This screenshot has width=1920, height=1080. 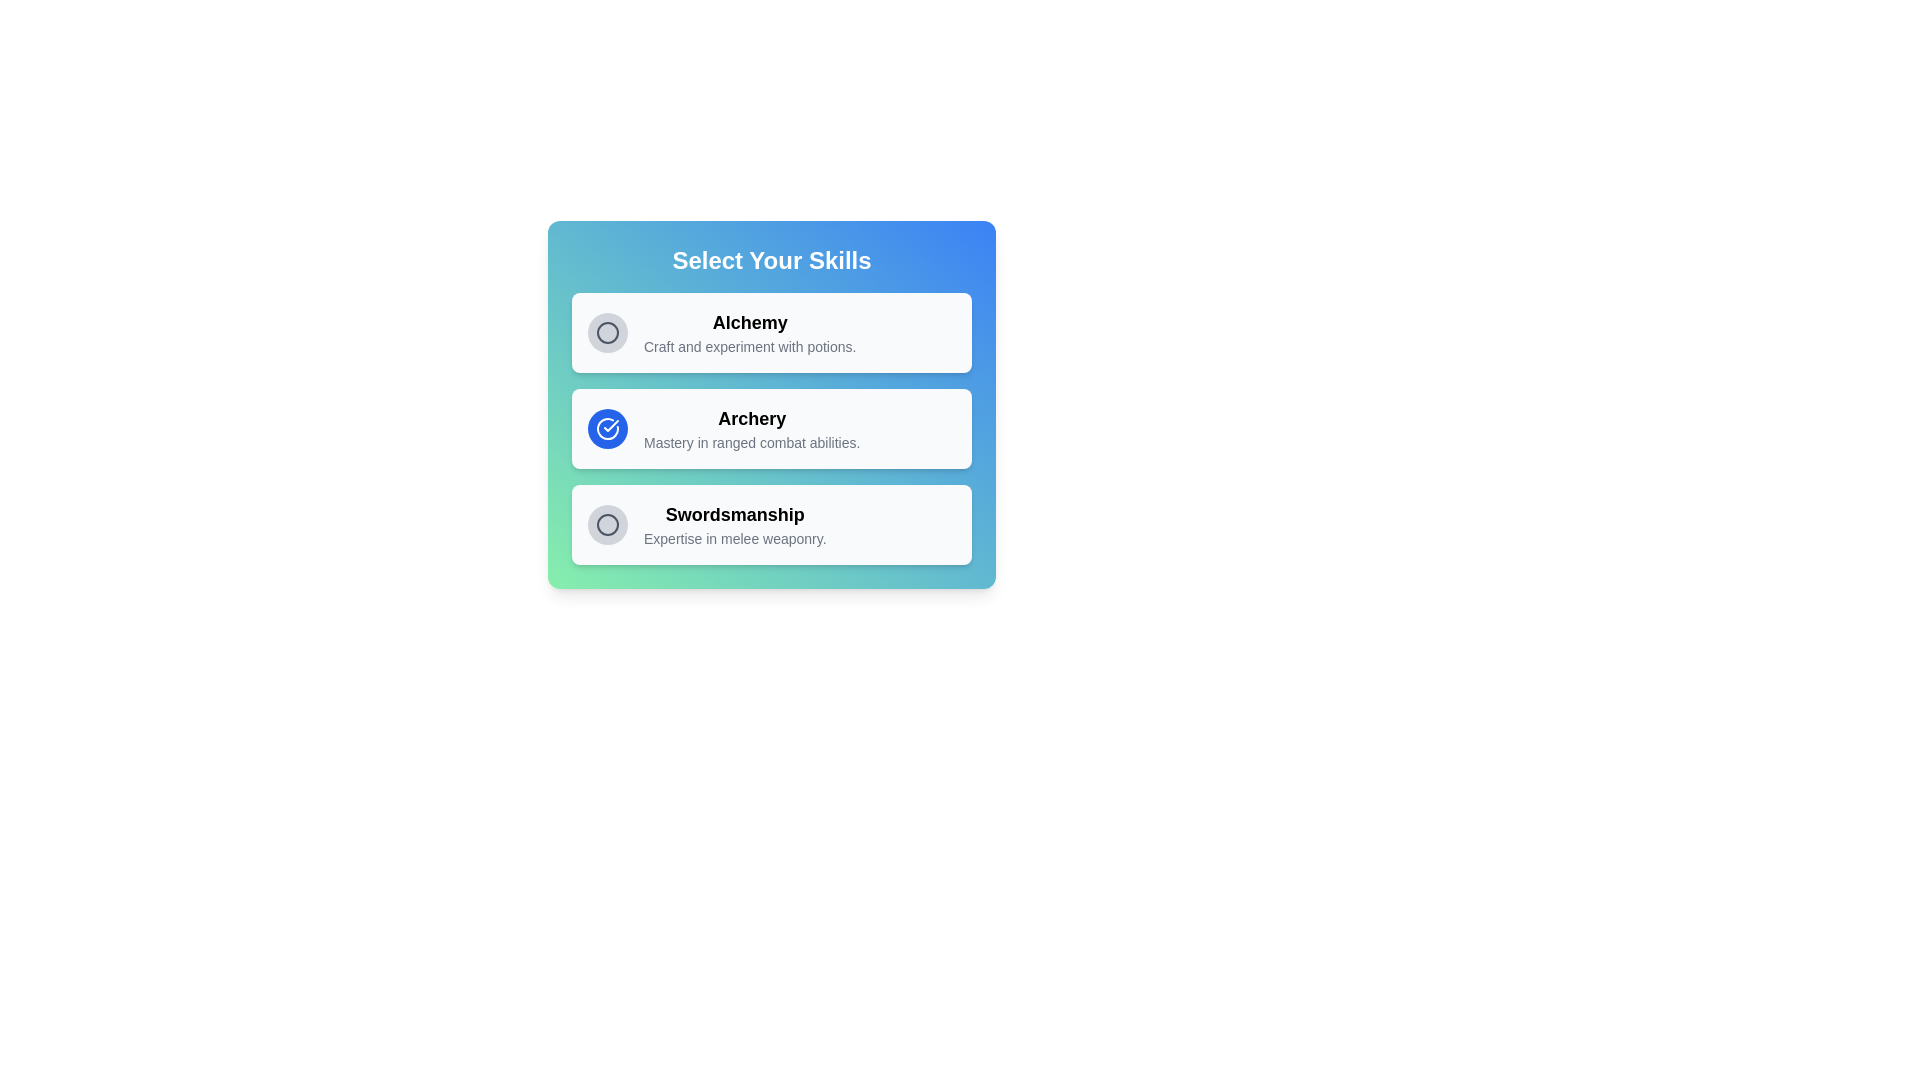 I want to click on the skill Swordsmanship, so click(x=607, y=523).